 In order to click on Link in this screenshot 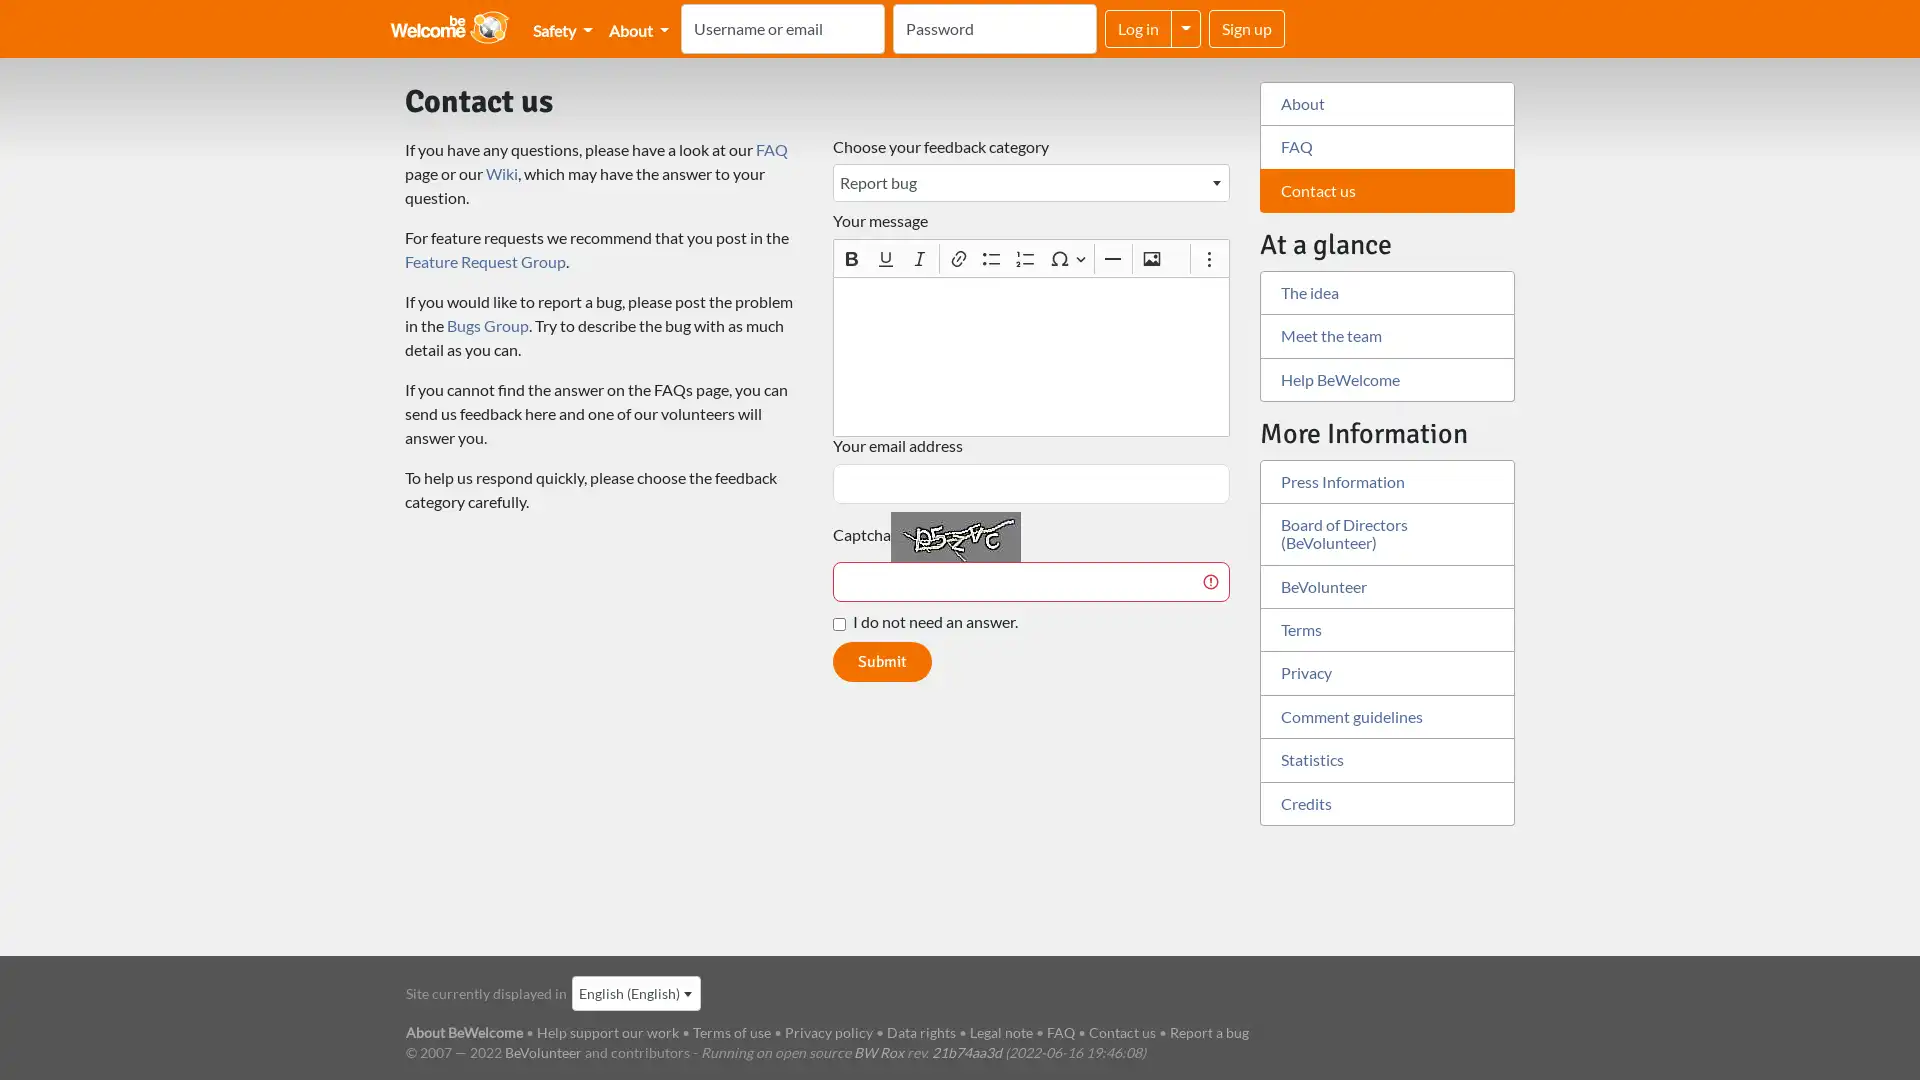, I will do `click(957, 257)`.